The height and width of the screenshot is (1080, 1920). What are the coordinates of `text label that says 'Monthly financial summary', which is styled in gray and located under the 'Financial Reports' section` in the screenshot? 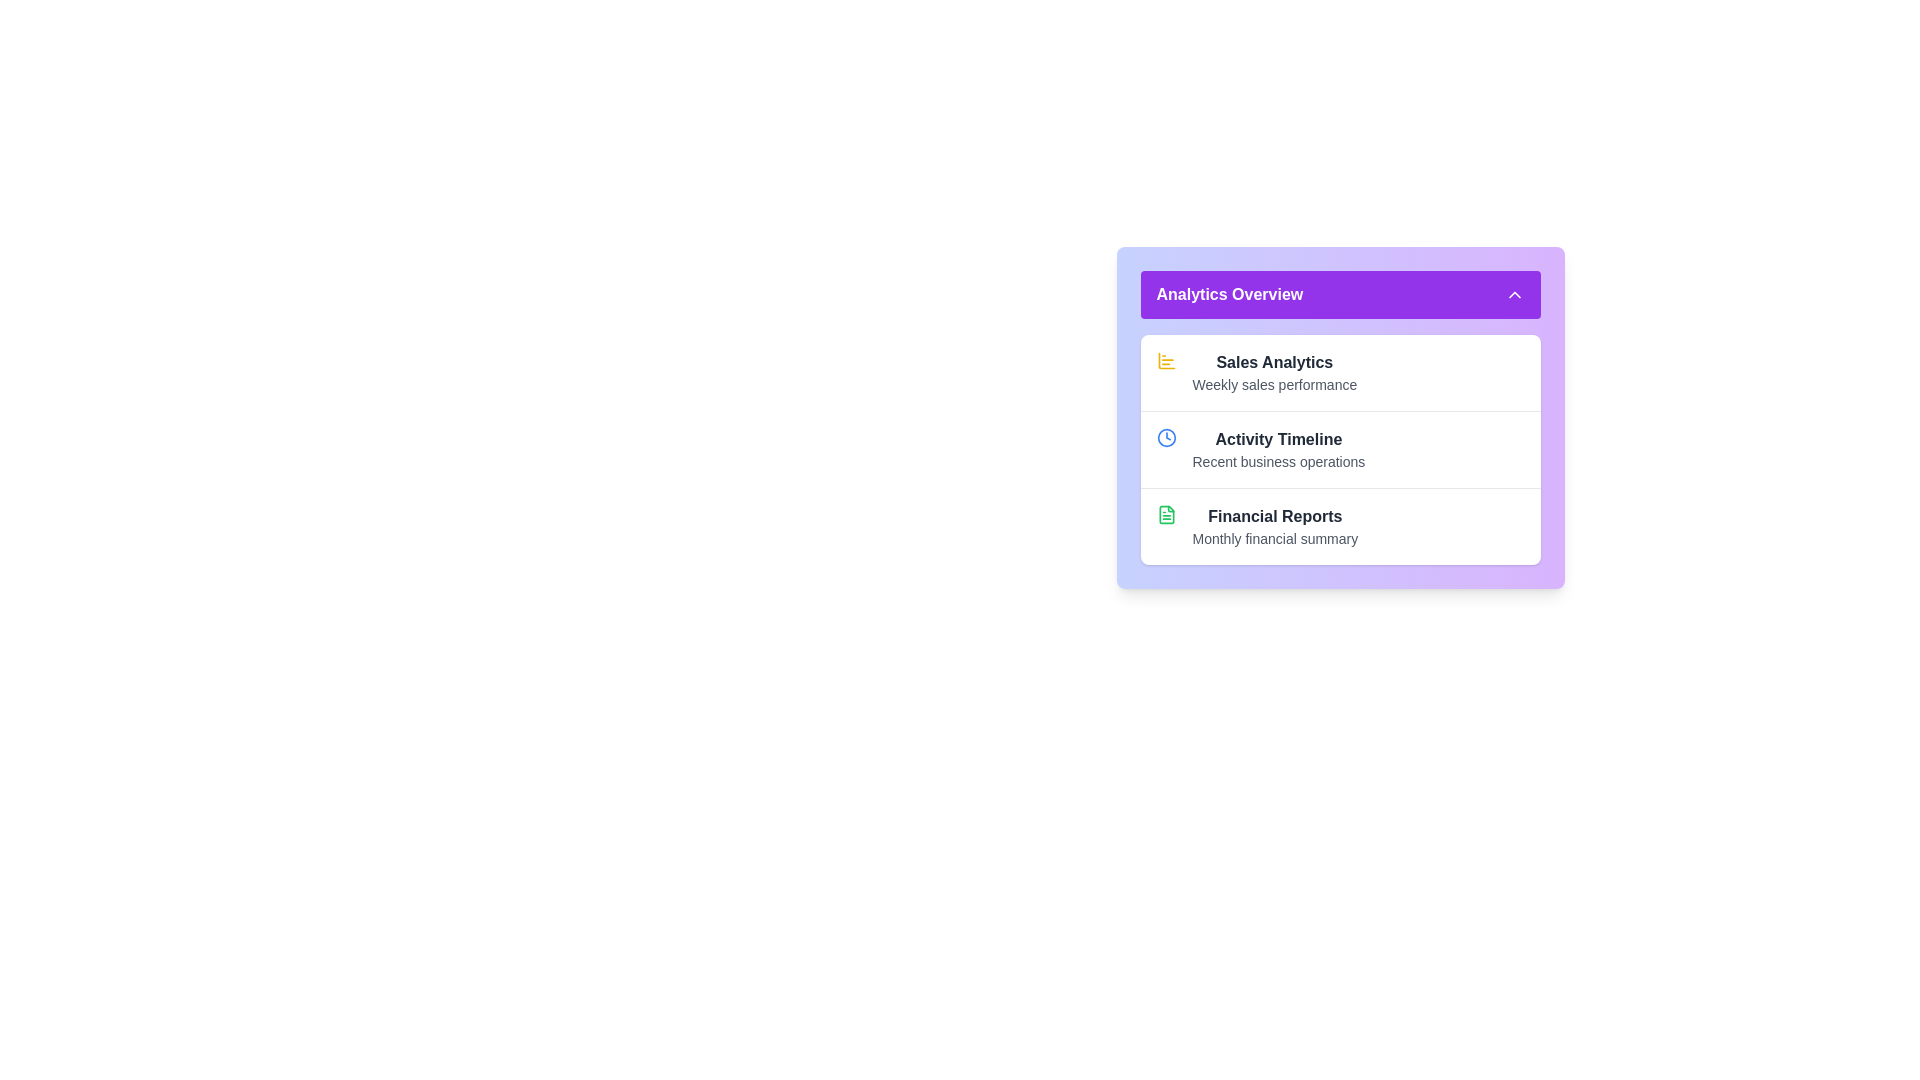 It's located at (1274, 538).